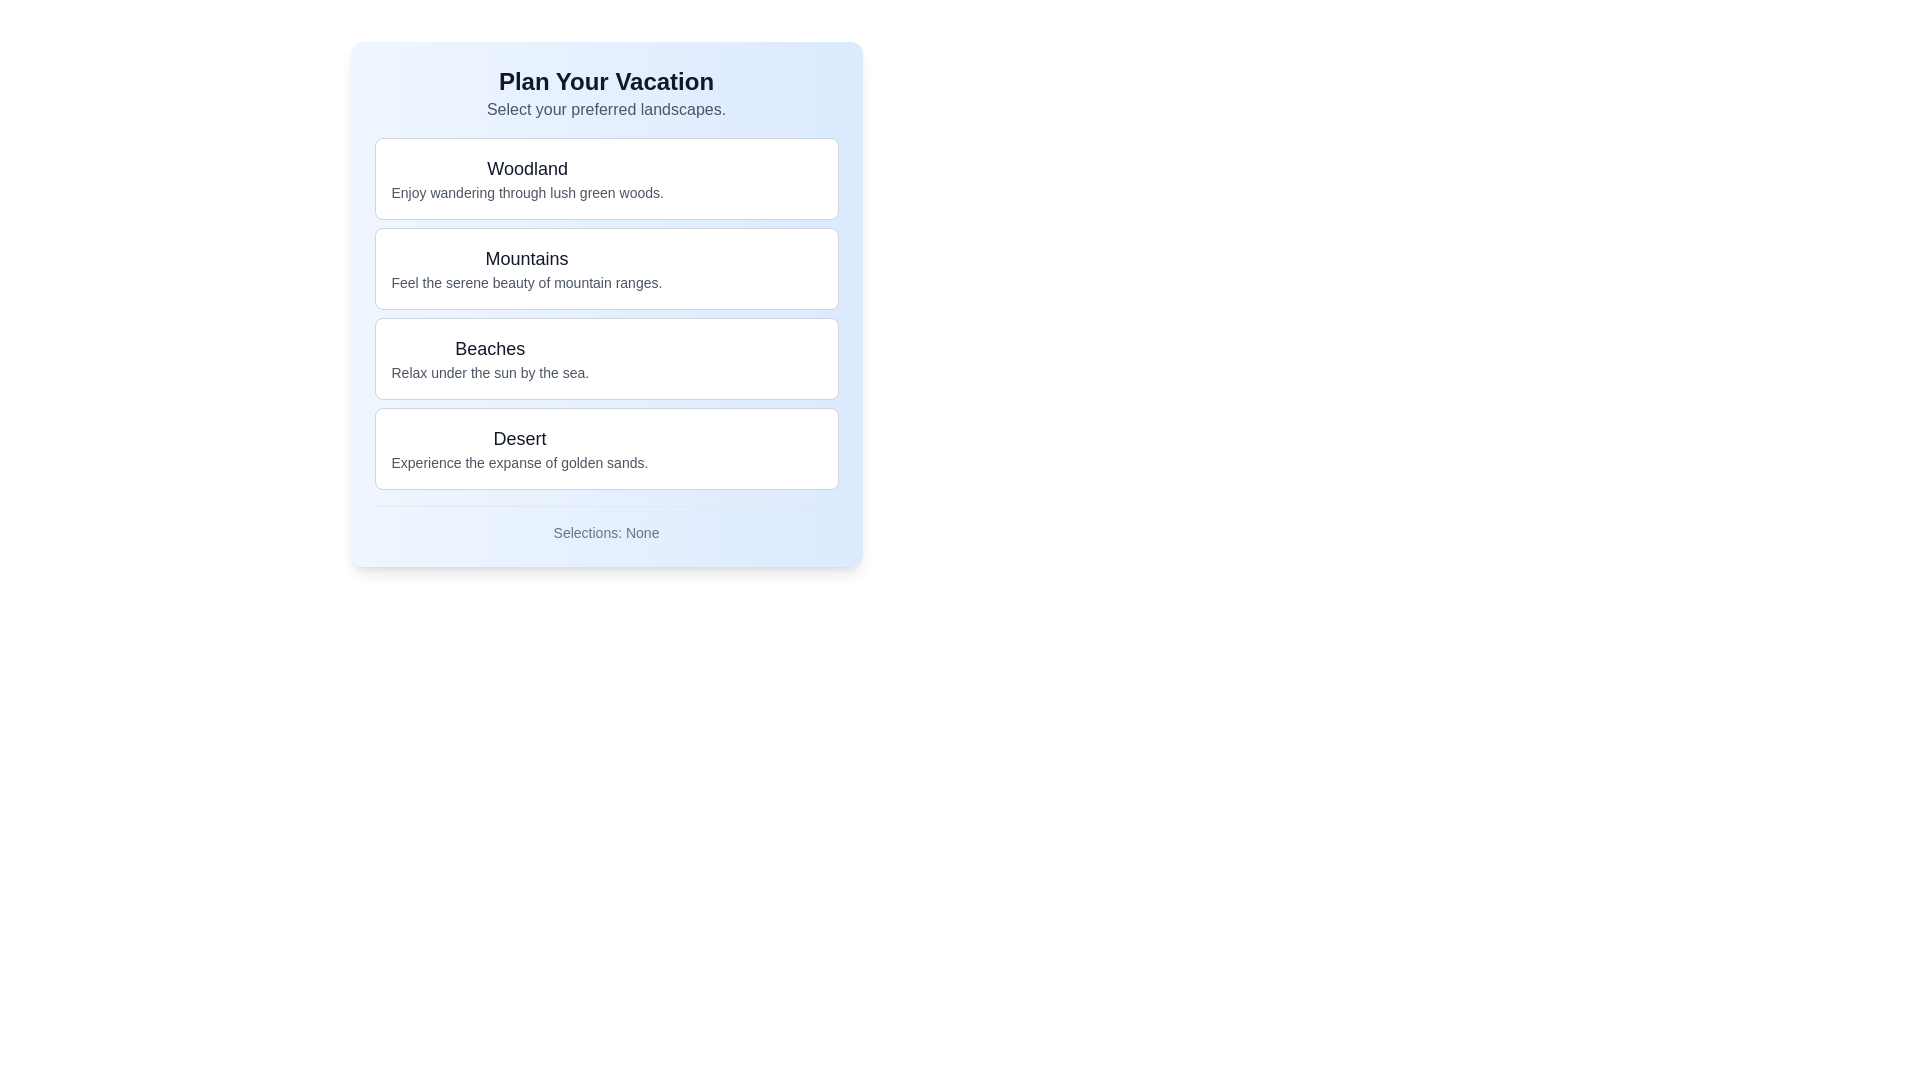  I want to click on the text label displaying 'Mountains', which is styled with a large, bold, dark gray font and is centrally located within the 'Plan Your Vacation' interface, so click(526, 257).